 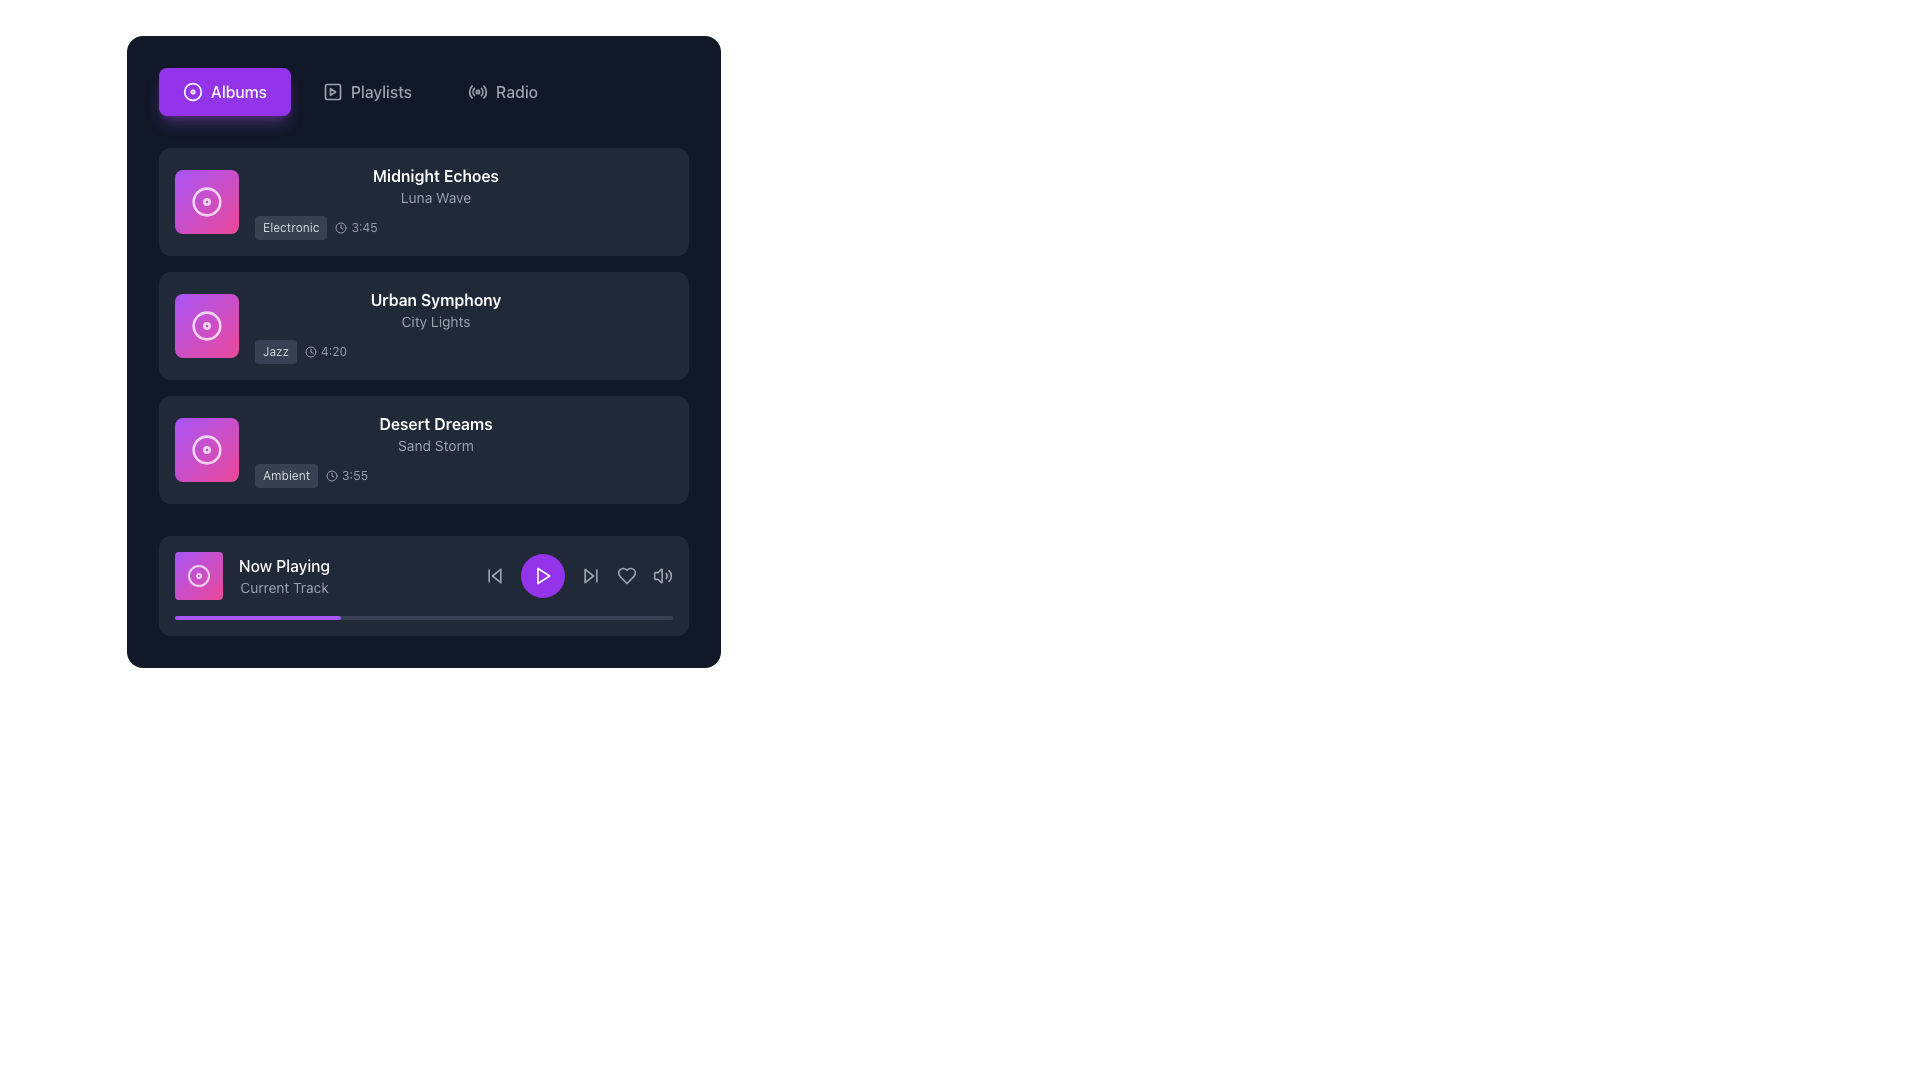 I want to click on the static text label indicating the currently playing track, which is positioned at the bottom section of a panel, above the 'Current Track' text element, so click(x=283, y=566).